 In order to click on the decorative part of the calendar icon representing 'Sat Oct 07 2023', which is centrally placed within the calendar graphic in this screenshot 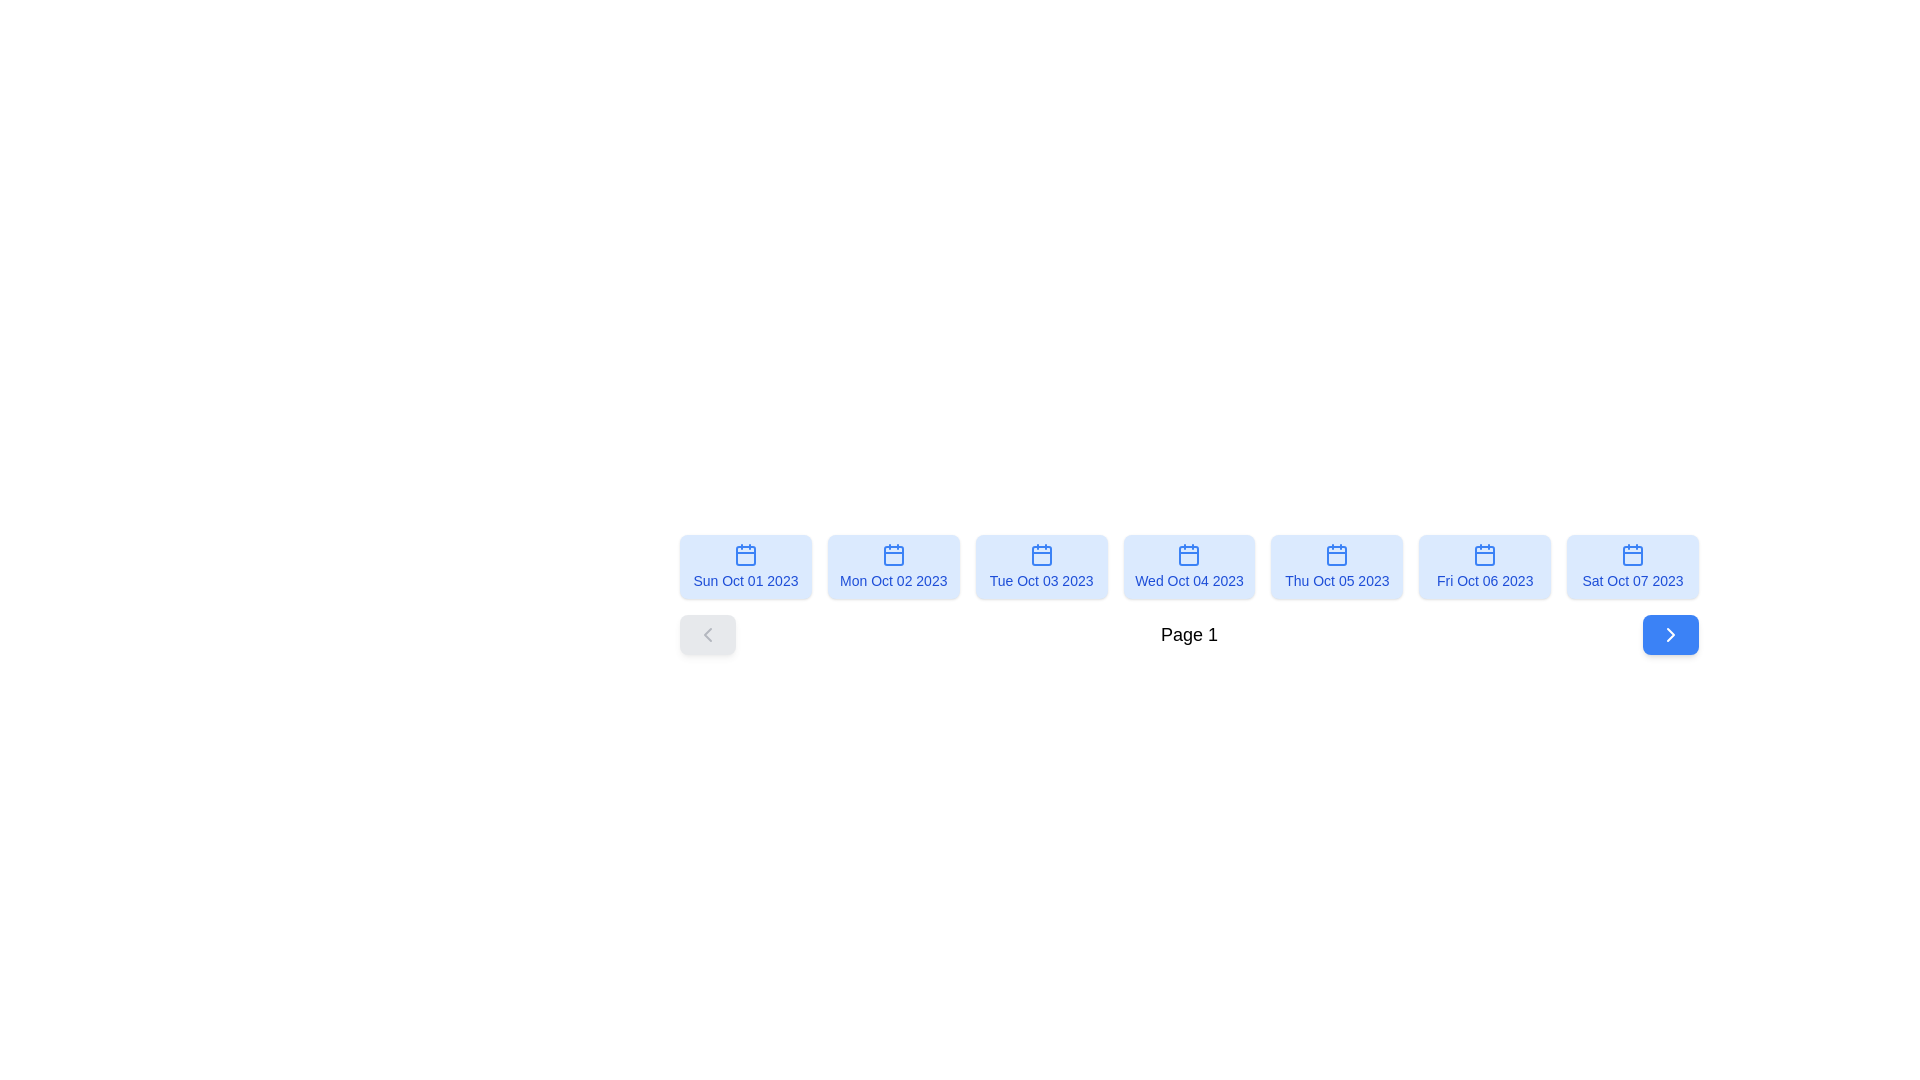, I will do `click(1633, 555)`.